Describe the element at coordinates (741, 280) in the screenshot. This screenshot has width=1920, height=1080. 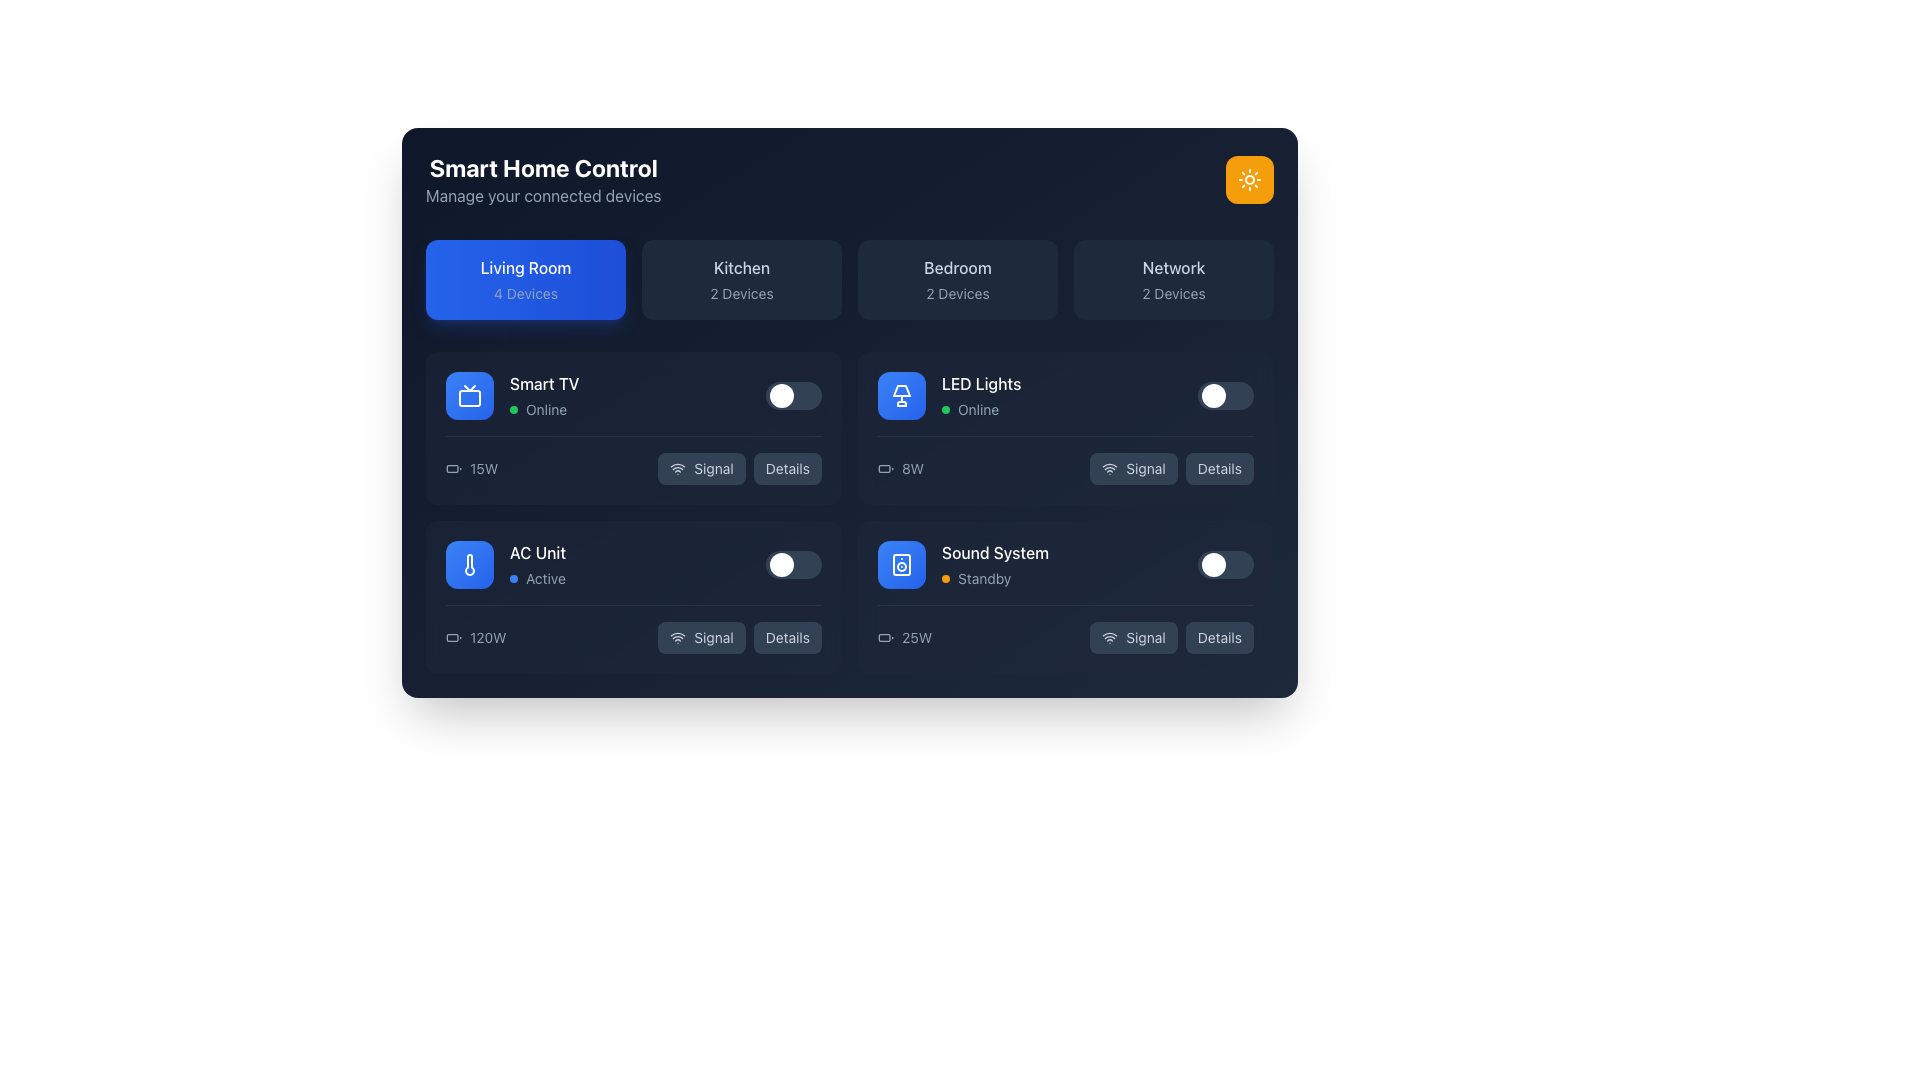
I see `the 'Kitchen' category button, which is the second button in a row of four, located between the 'Living Room' and 'Bedroom' buttons` at that location.